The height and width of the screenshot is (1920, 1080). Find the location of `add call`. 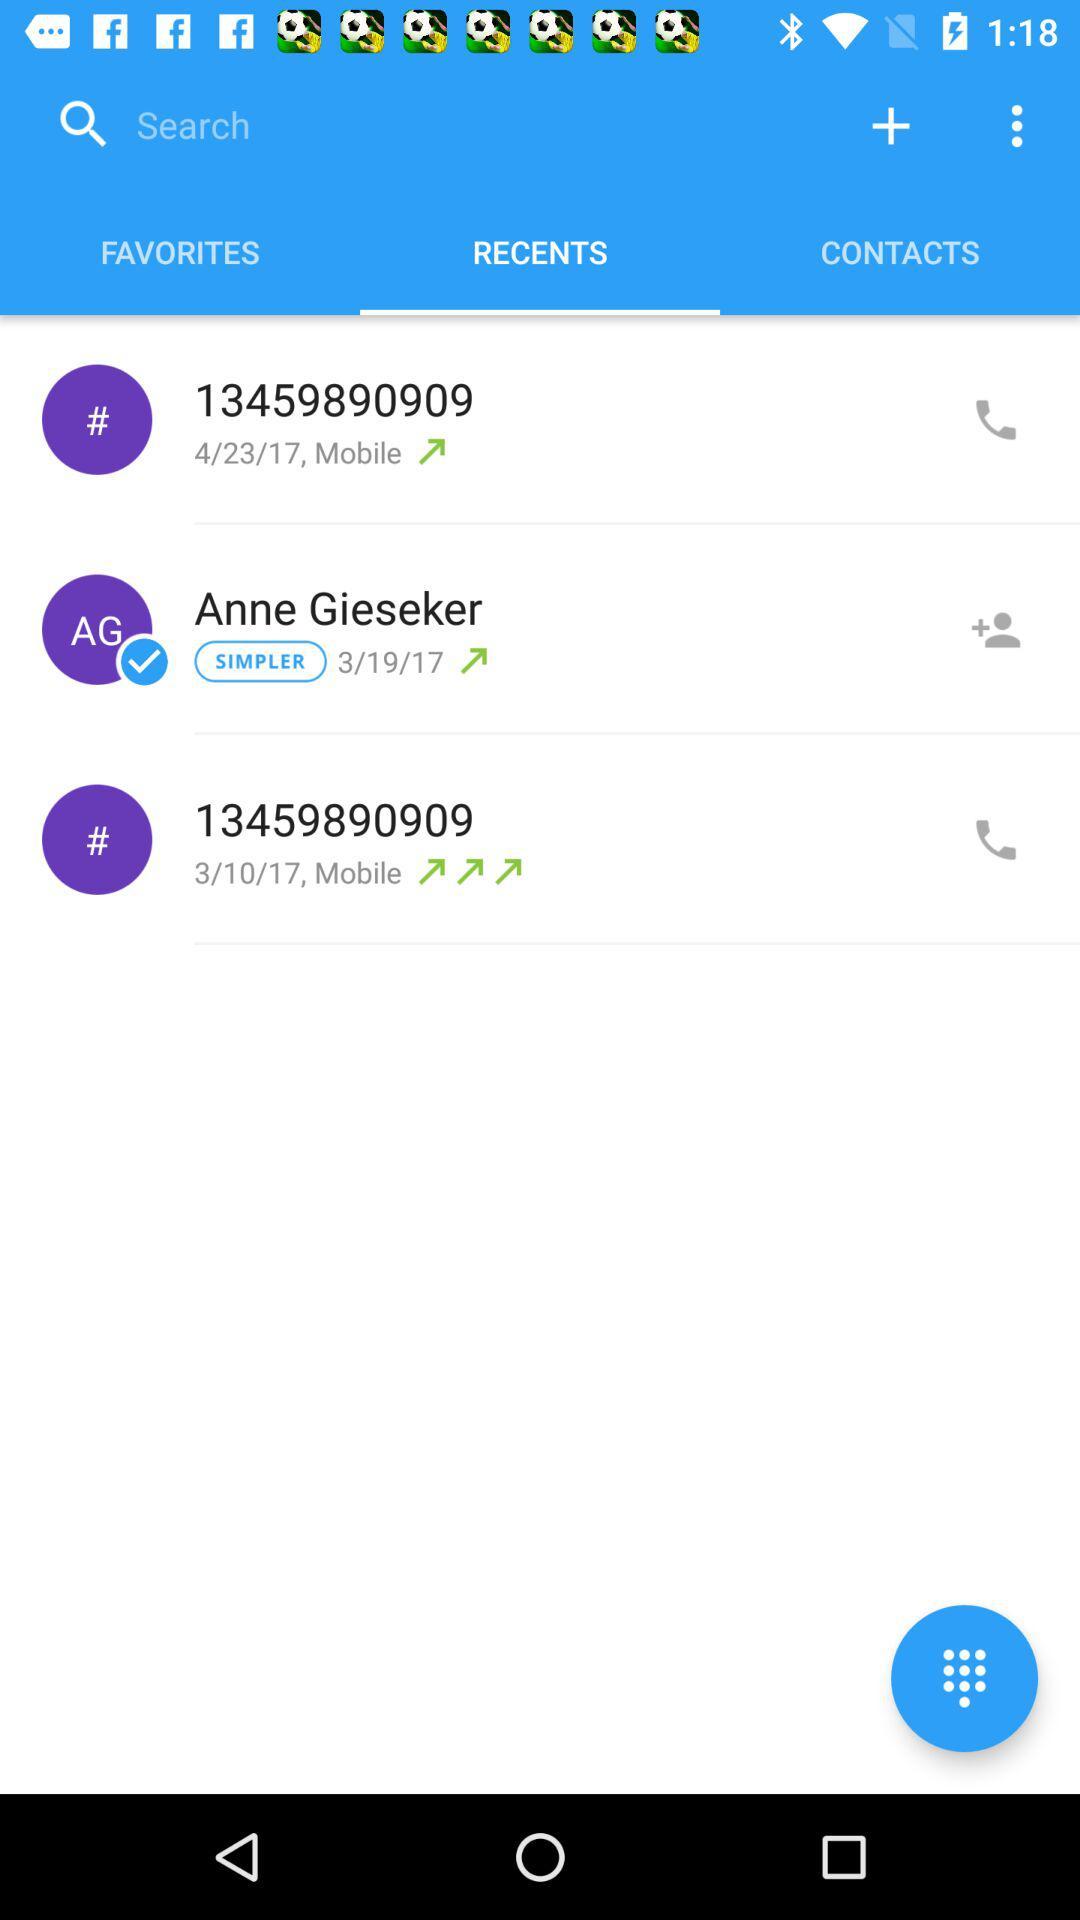

add call is located at coordinates (995, 419).